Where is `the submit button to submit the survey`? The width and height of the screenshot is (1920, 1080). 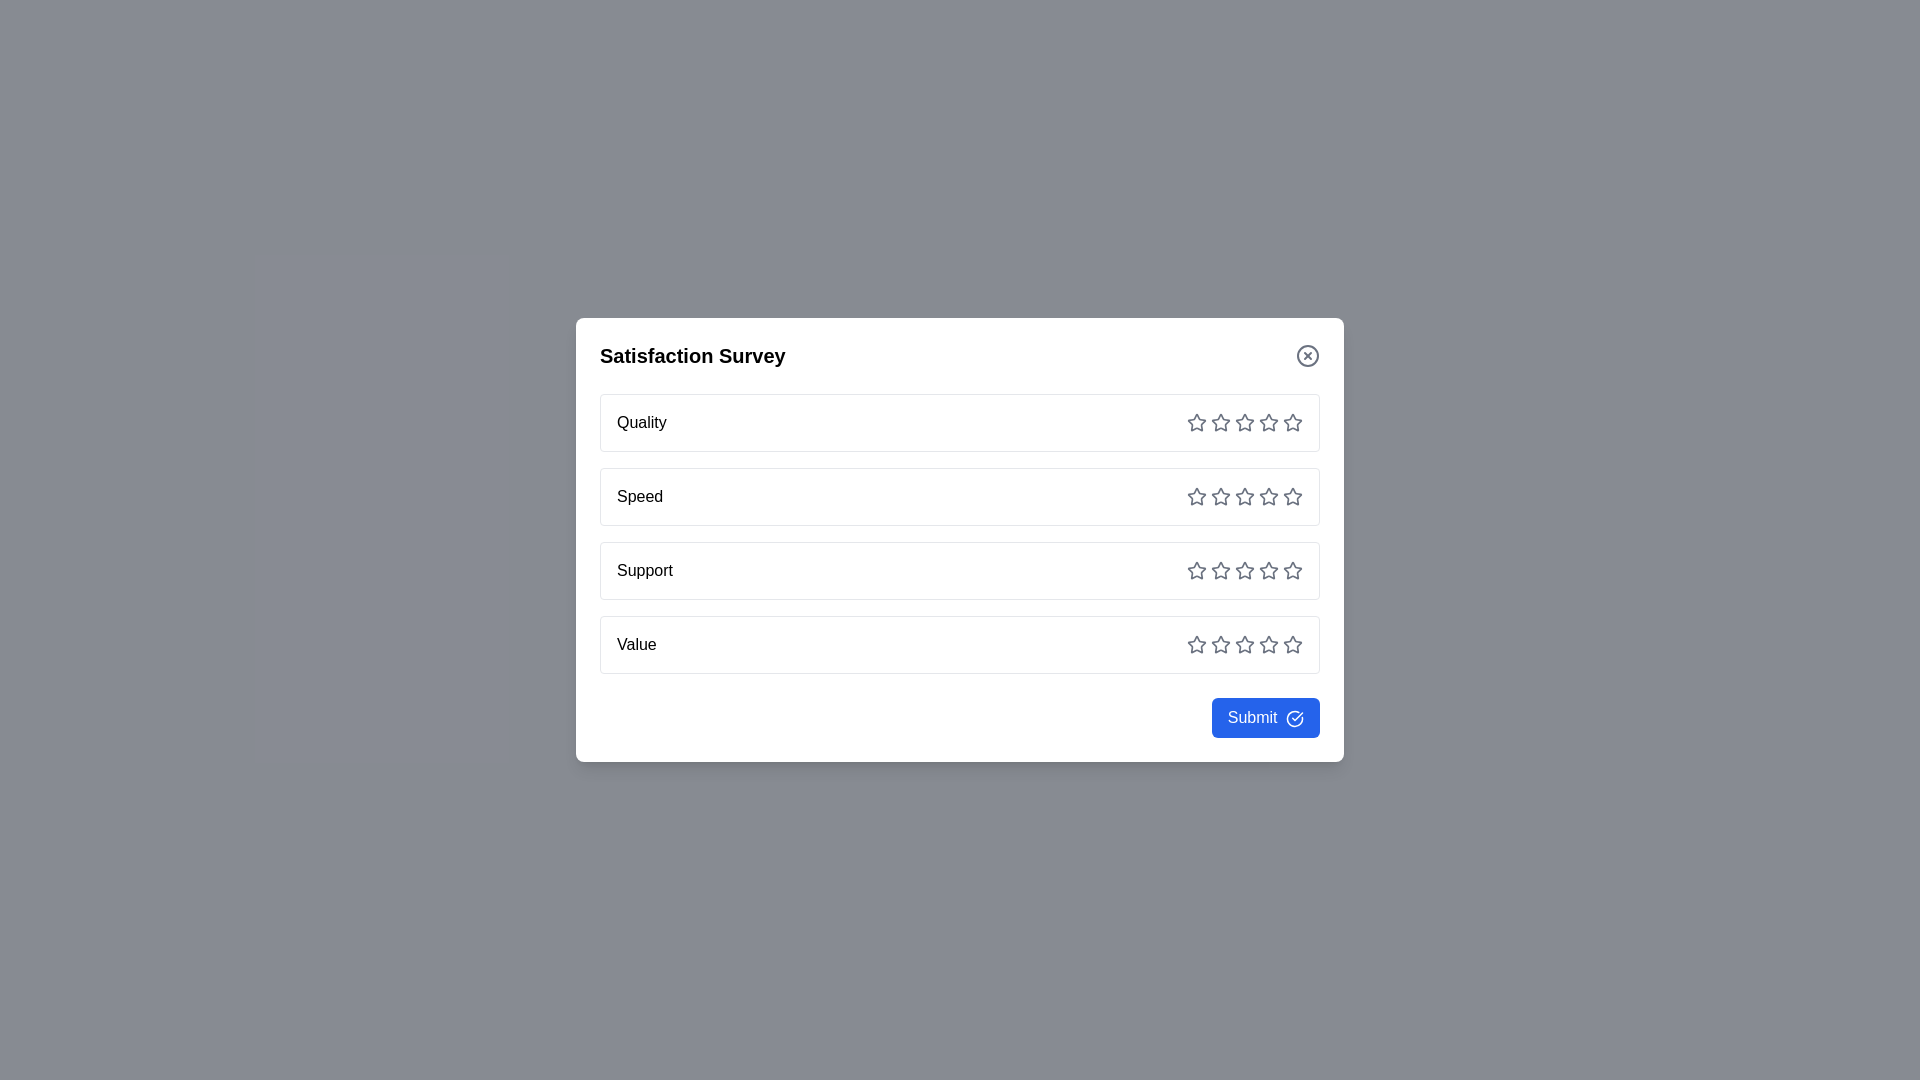
the submit button to submit the survey is located at coordinates (1264, 716).